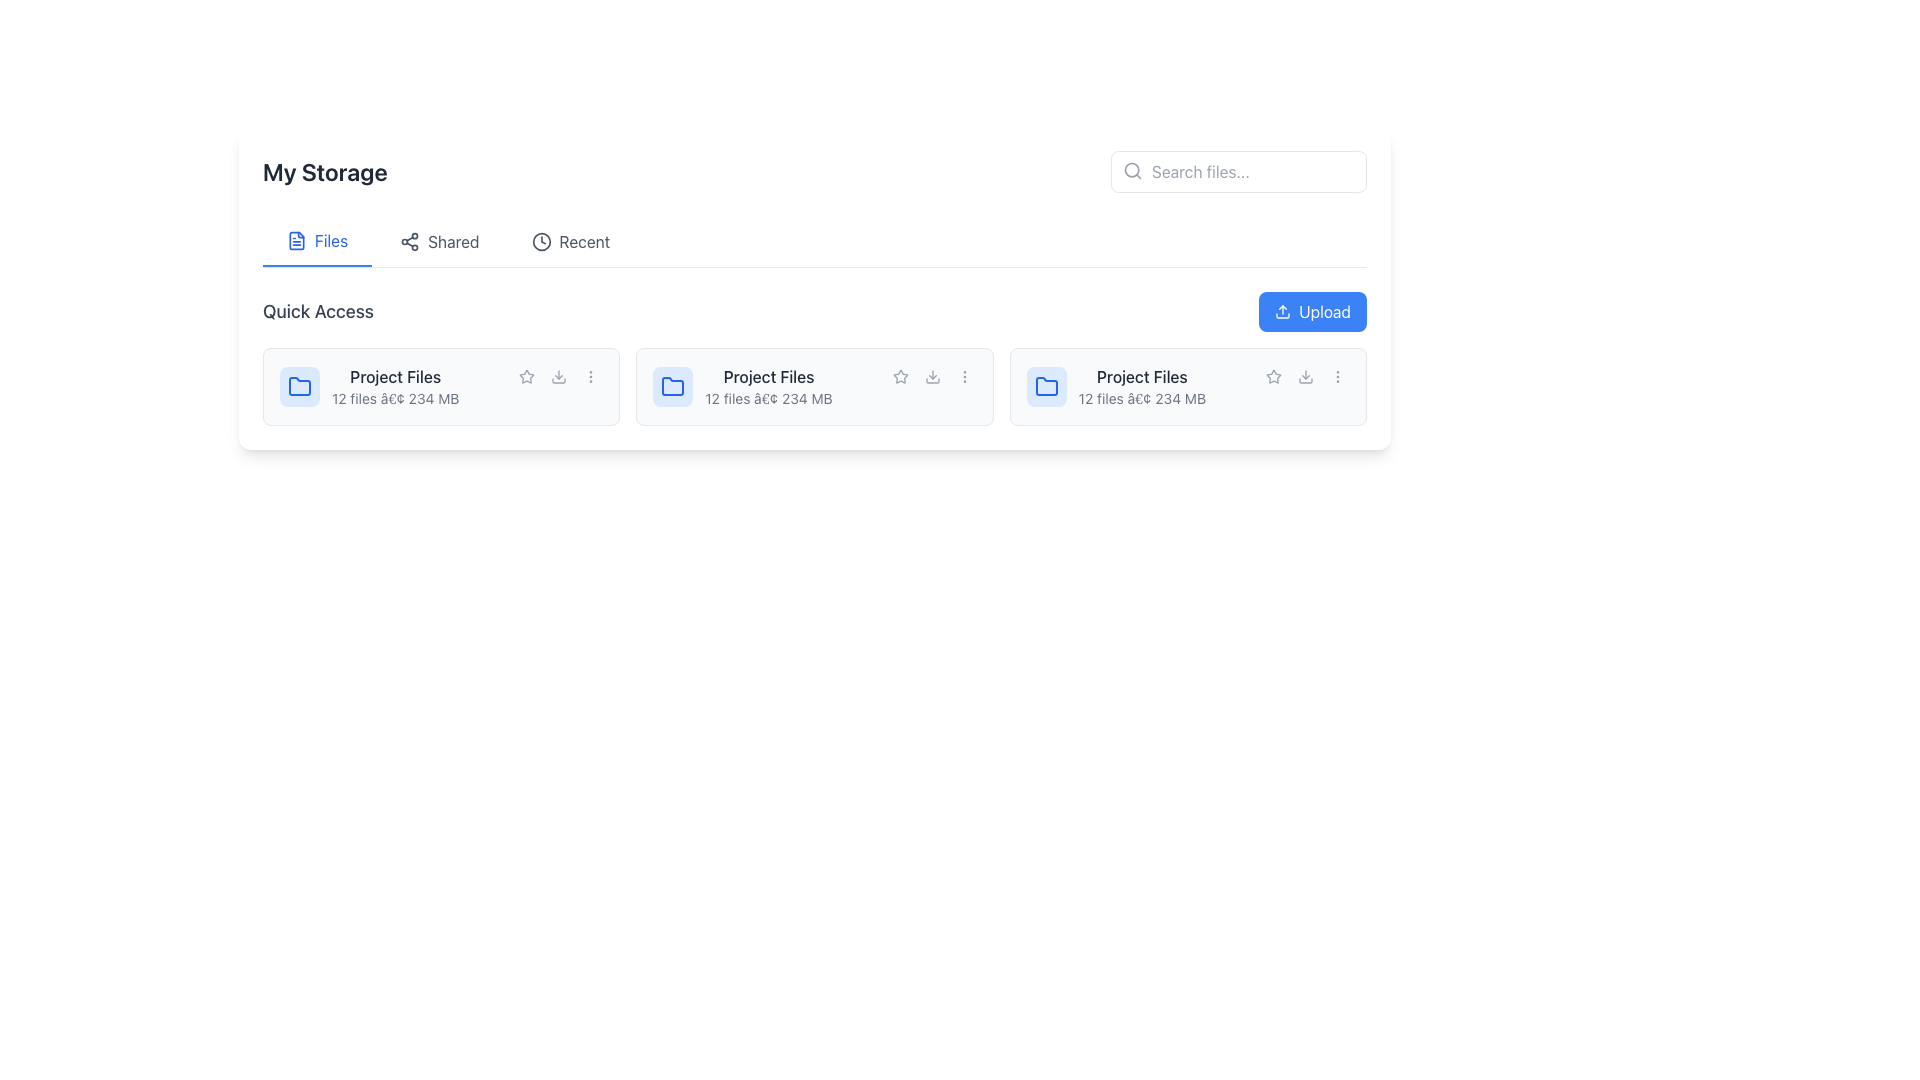  What do you see at coordinates (296, 239) in the screenshot?
I see `the small blue document icon located to the left of the 'Files' text in the 'Files' tab section` at bounding box center [296, 239].